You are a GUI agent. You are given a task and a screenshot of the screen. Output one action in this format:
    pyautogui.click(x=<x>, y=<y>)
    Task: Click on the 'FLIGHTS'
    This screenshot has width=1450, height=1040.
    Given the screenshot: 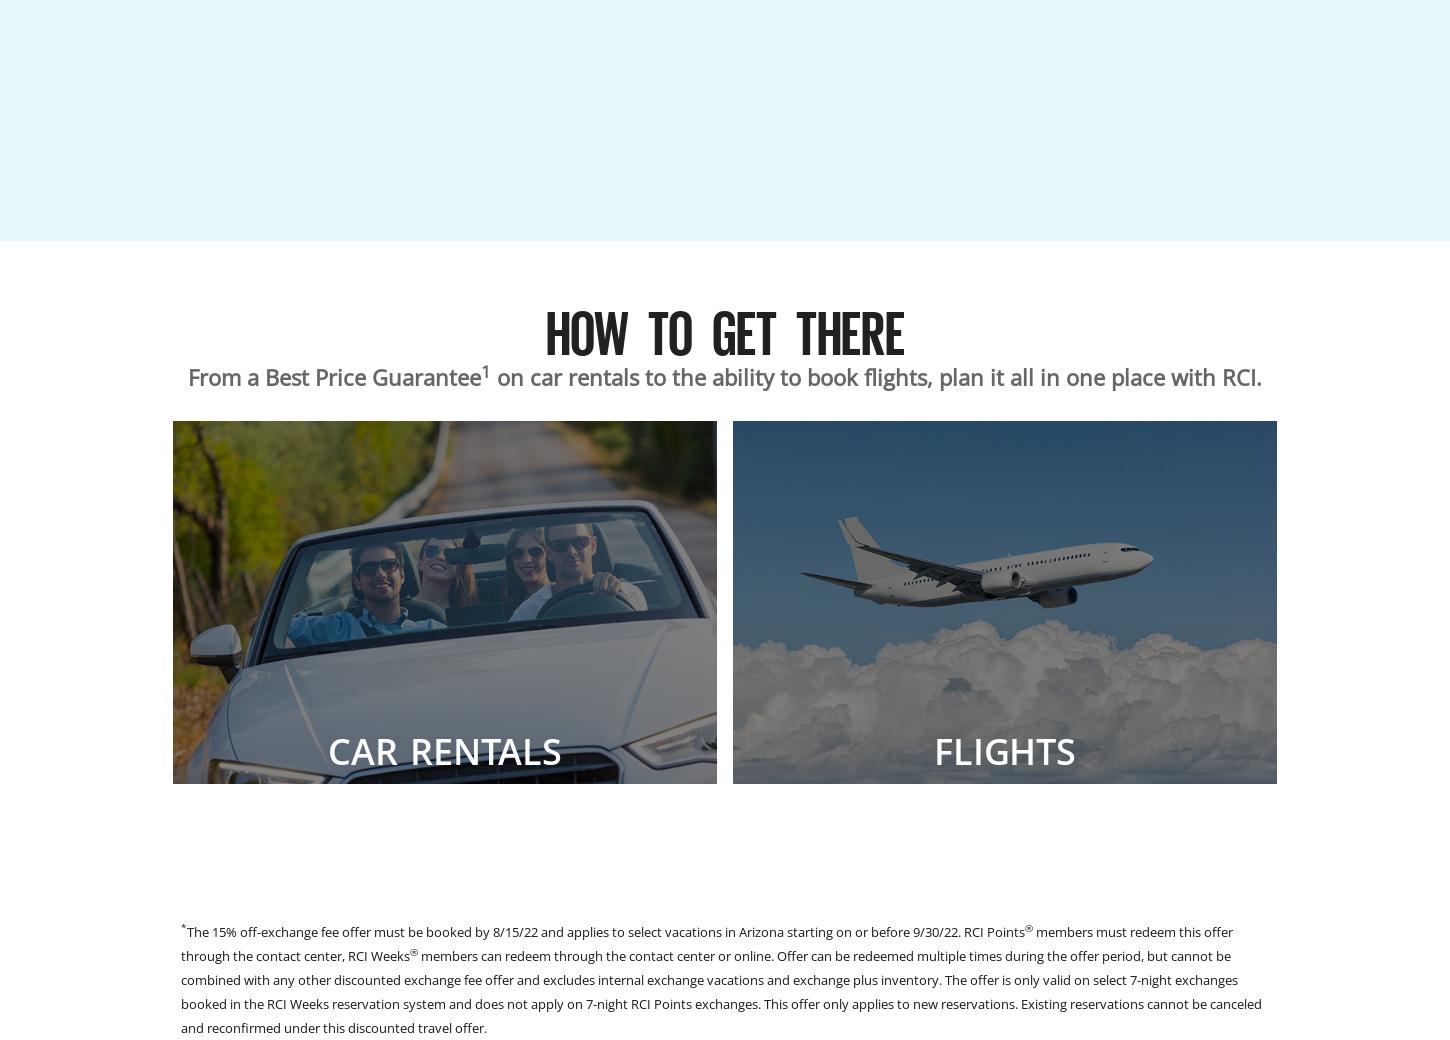 What is the action you would take?
    pyautogui.click(x=1004, y=751)
    